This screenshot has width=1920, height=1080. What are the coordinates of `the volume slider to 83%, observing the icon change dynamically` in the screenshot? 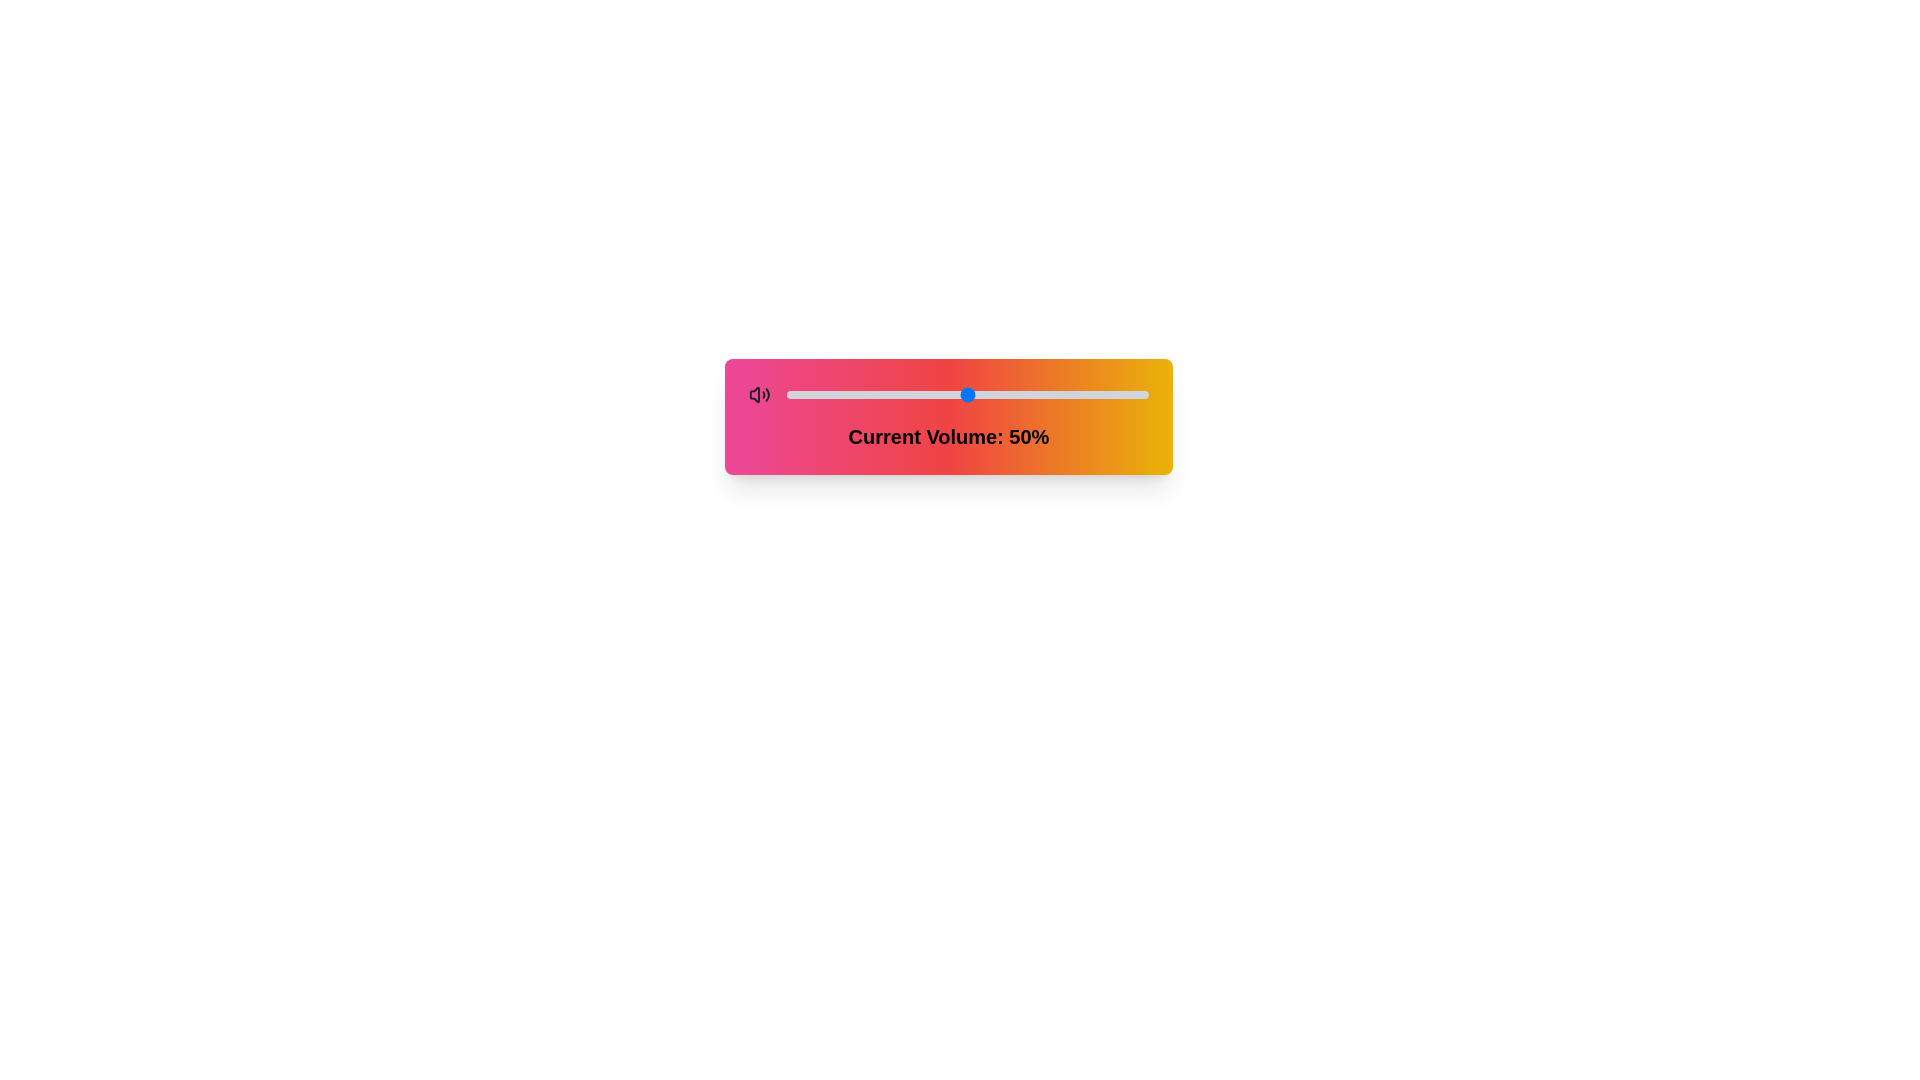 It's located at (1086, 394).